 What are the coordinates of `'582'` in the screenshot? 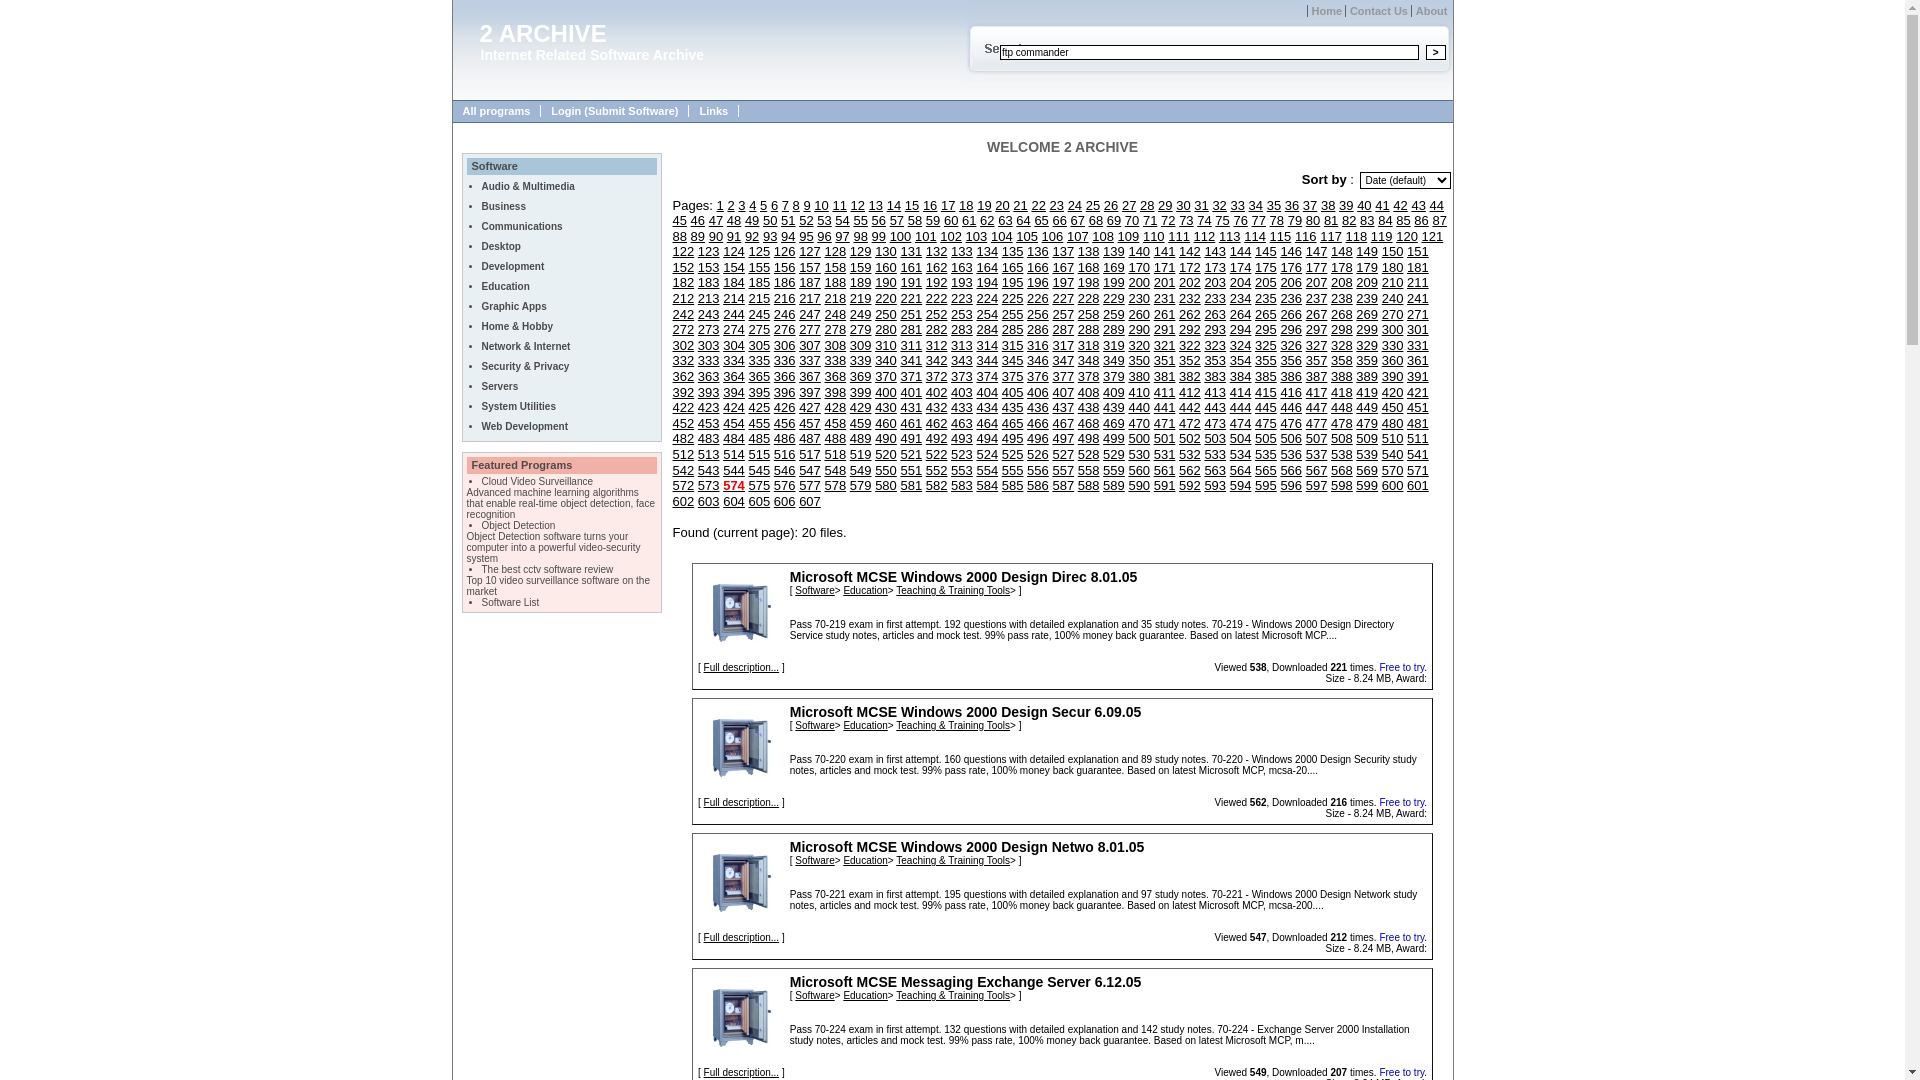 It's located at (935, 485).